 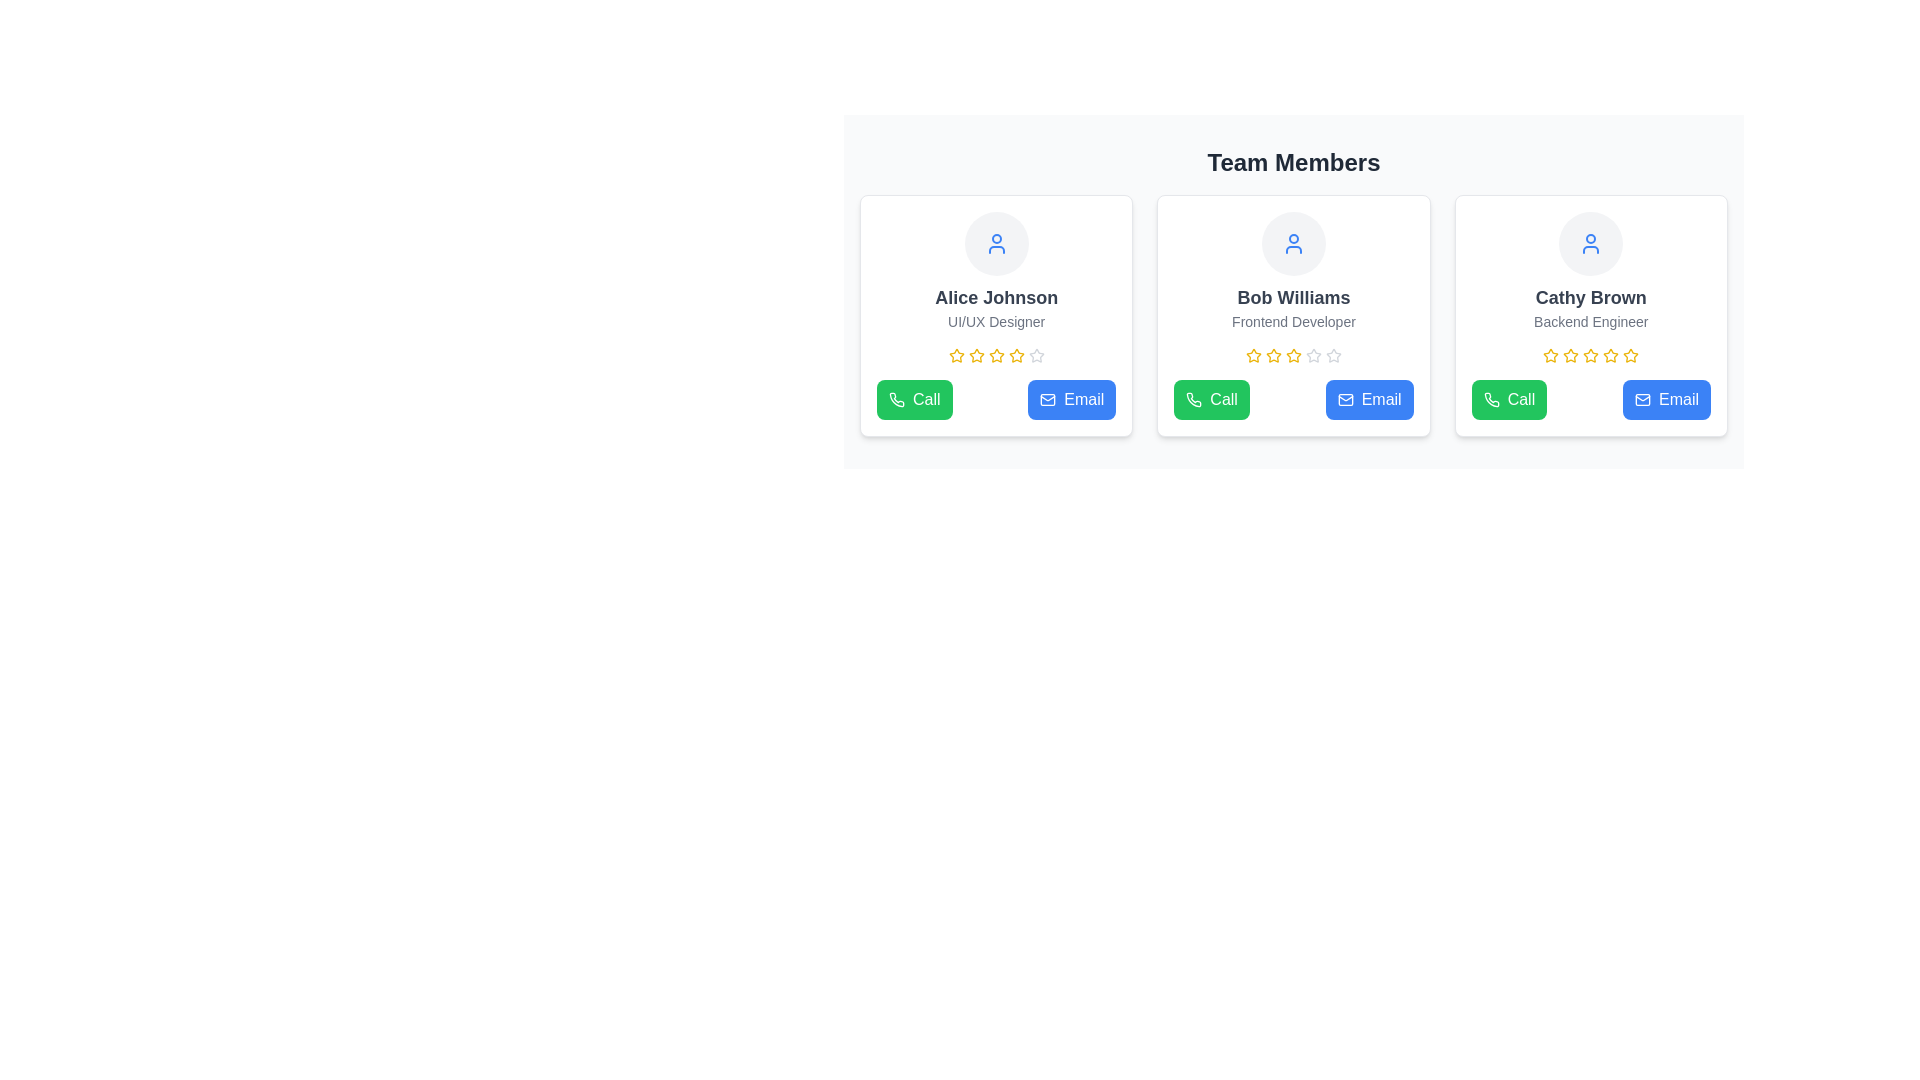 I want to click on the second star in the rating system for 'Bob Williams' in the second user card of the 'Team Members' group, so click(x=1252, y=354).